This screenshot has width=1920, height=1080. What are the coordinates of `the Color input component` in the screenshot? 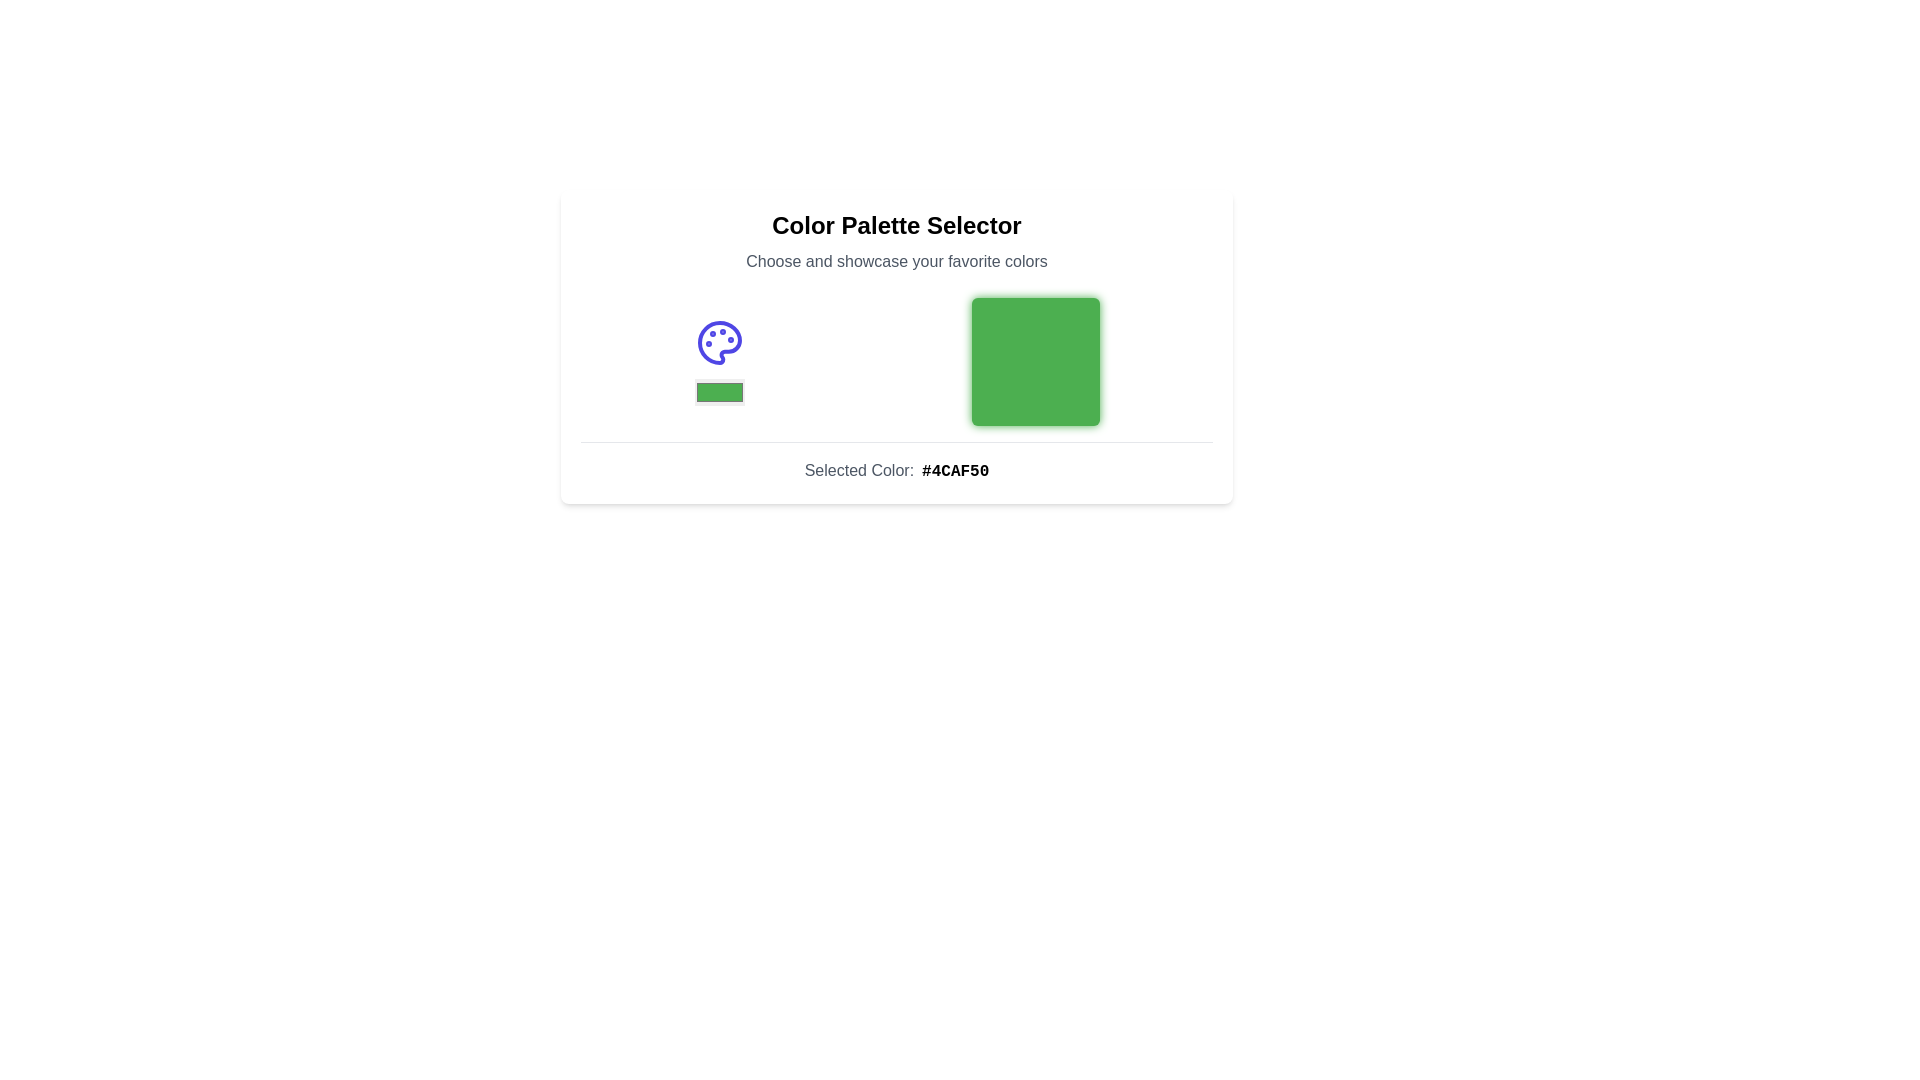 It's located at (719, 392).